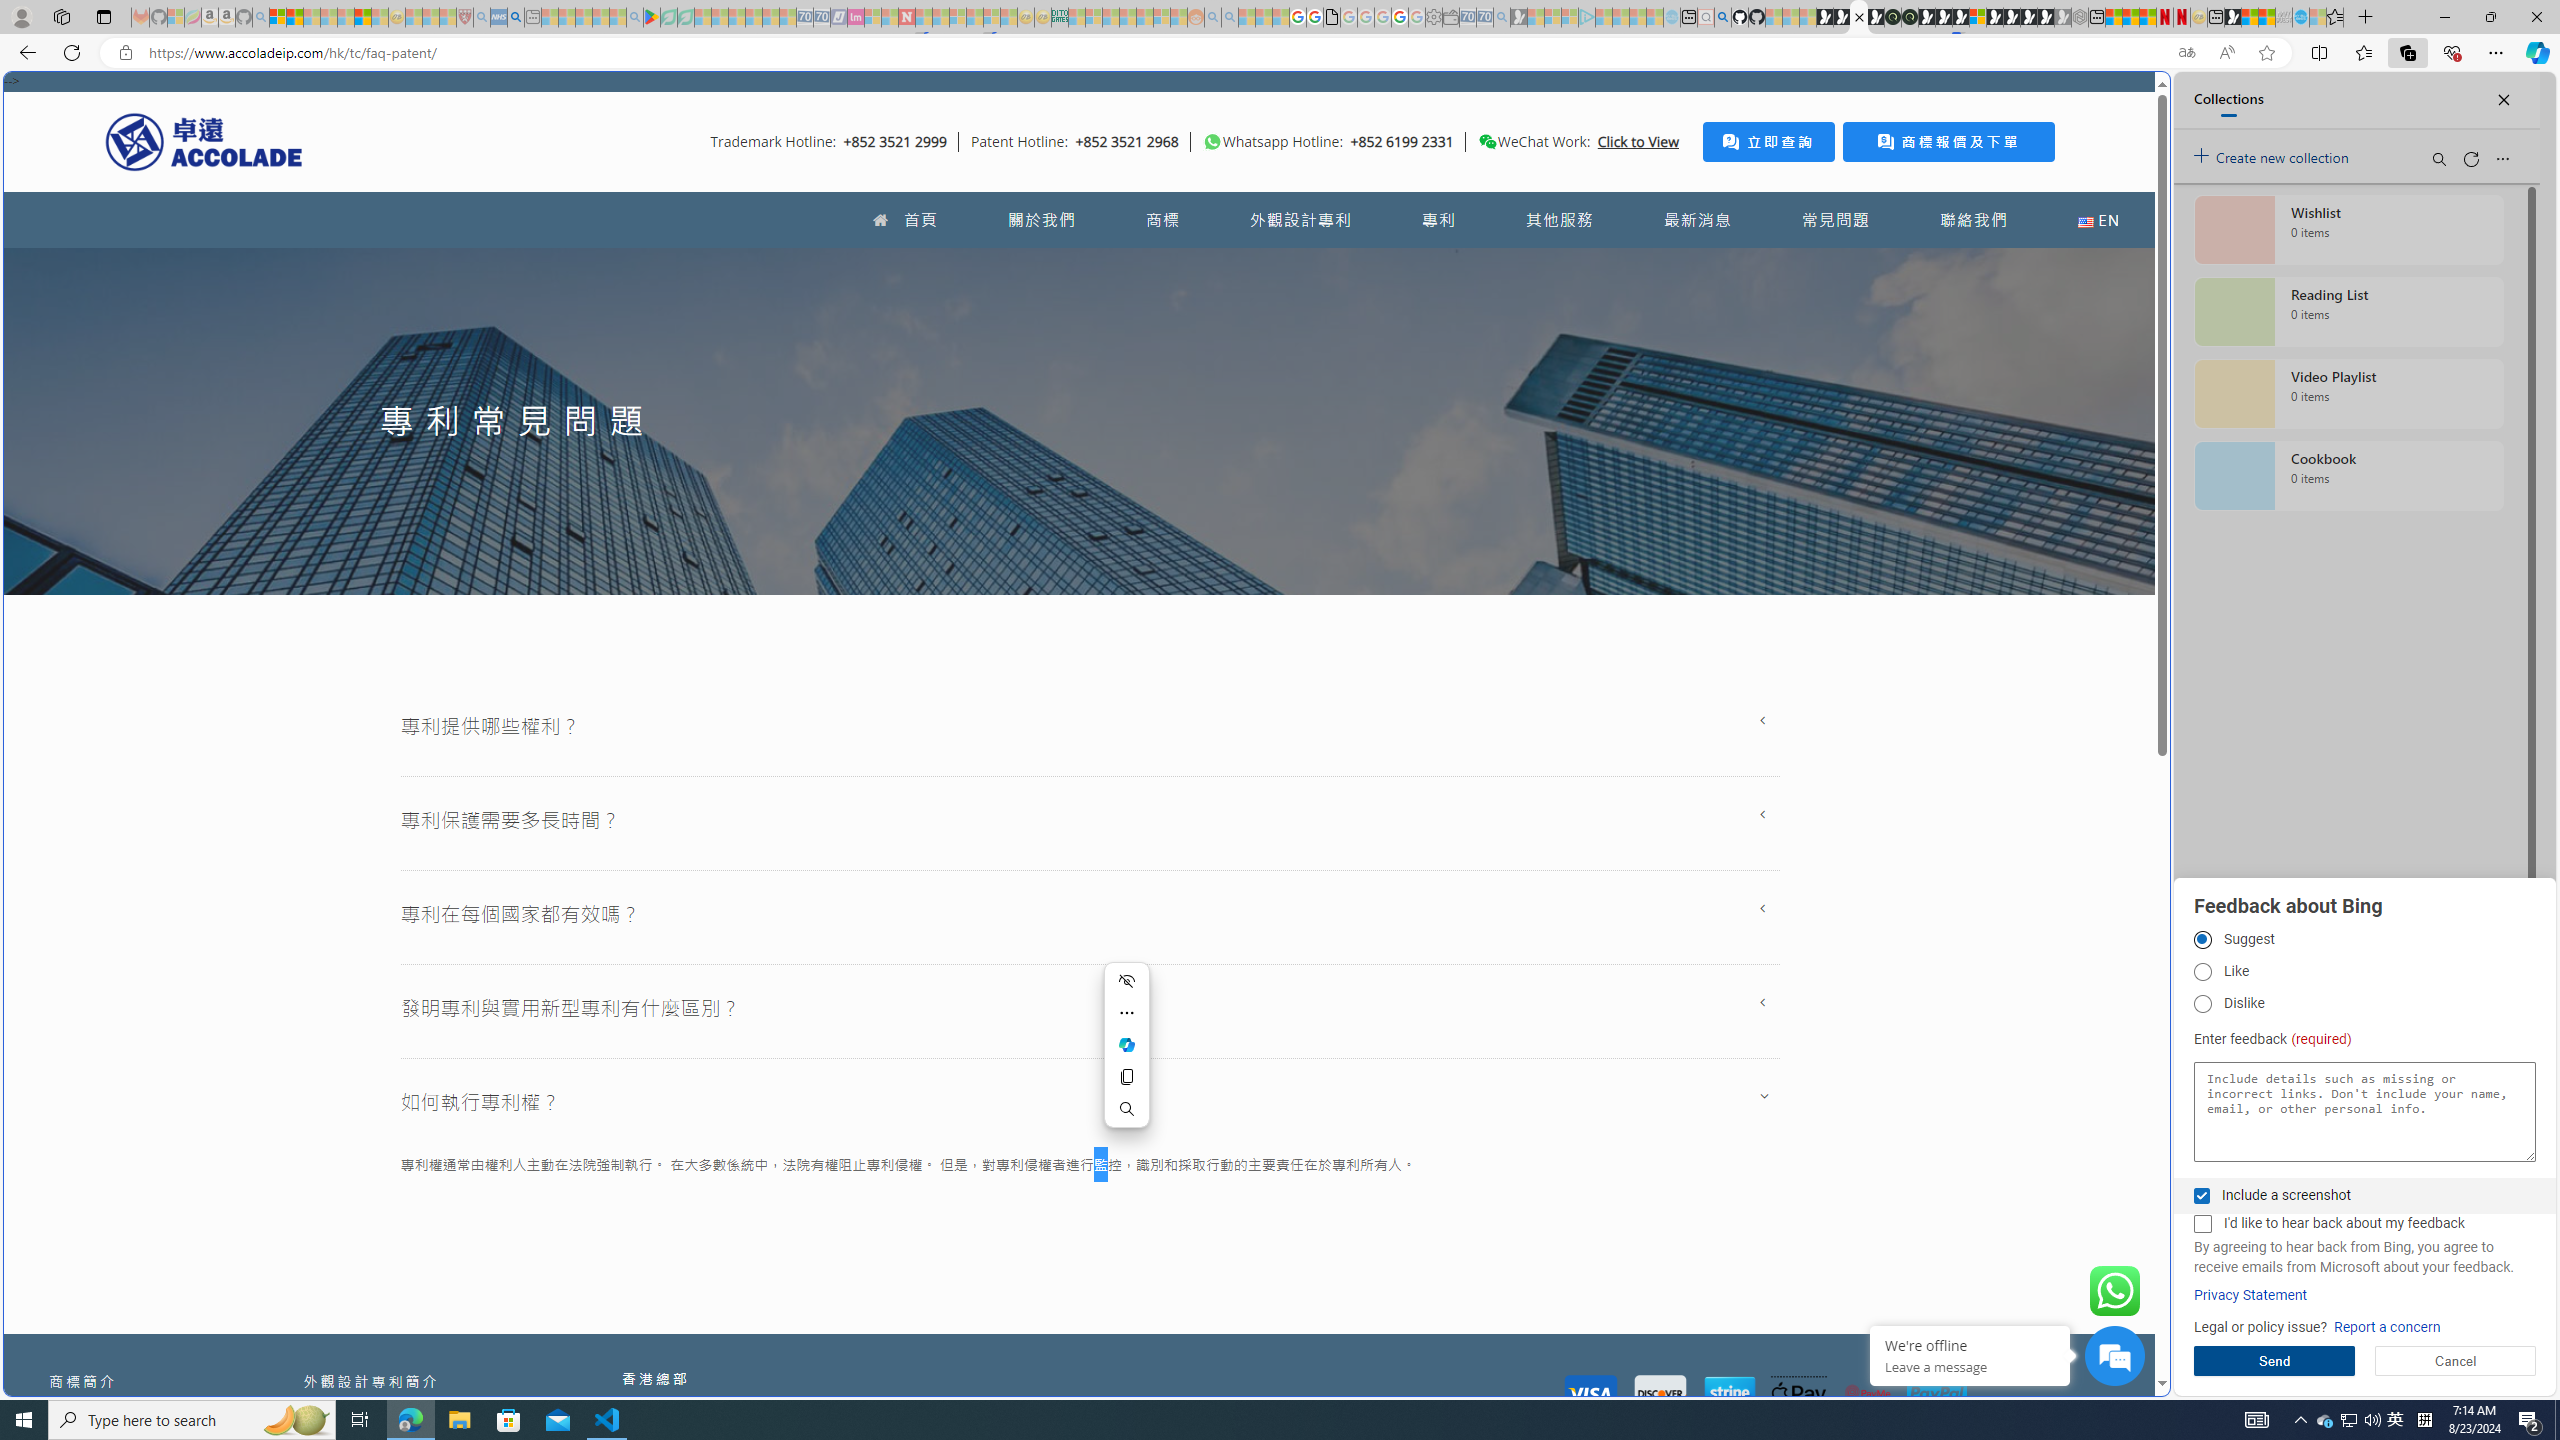 This screenshot has height=1440, width=2560. I want to click on 'Ask Copilot', so click(1126, 1045).